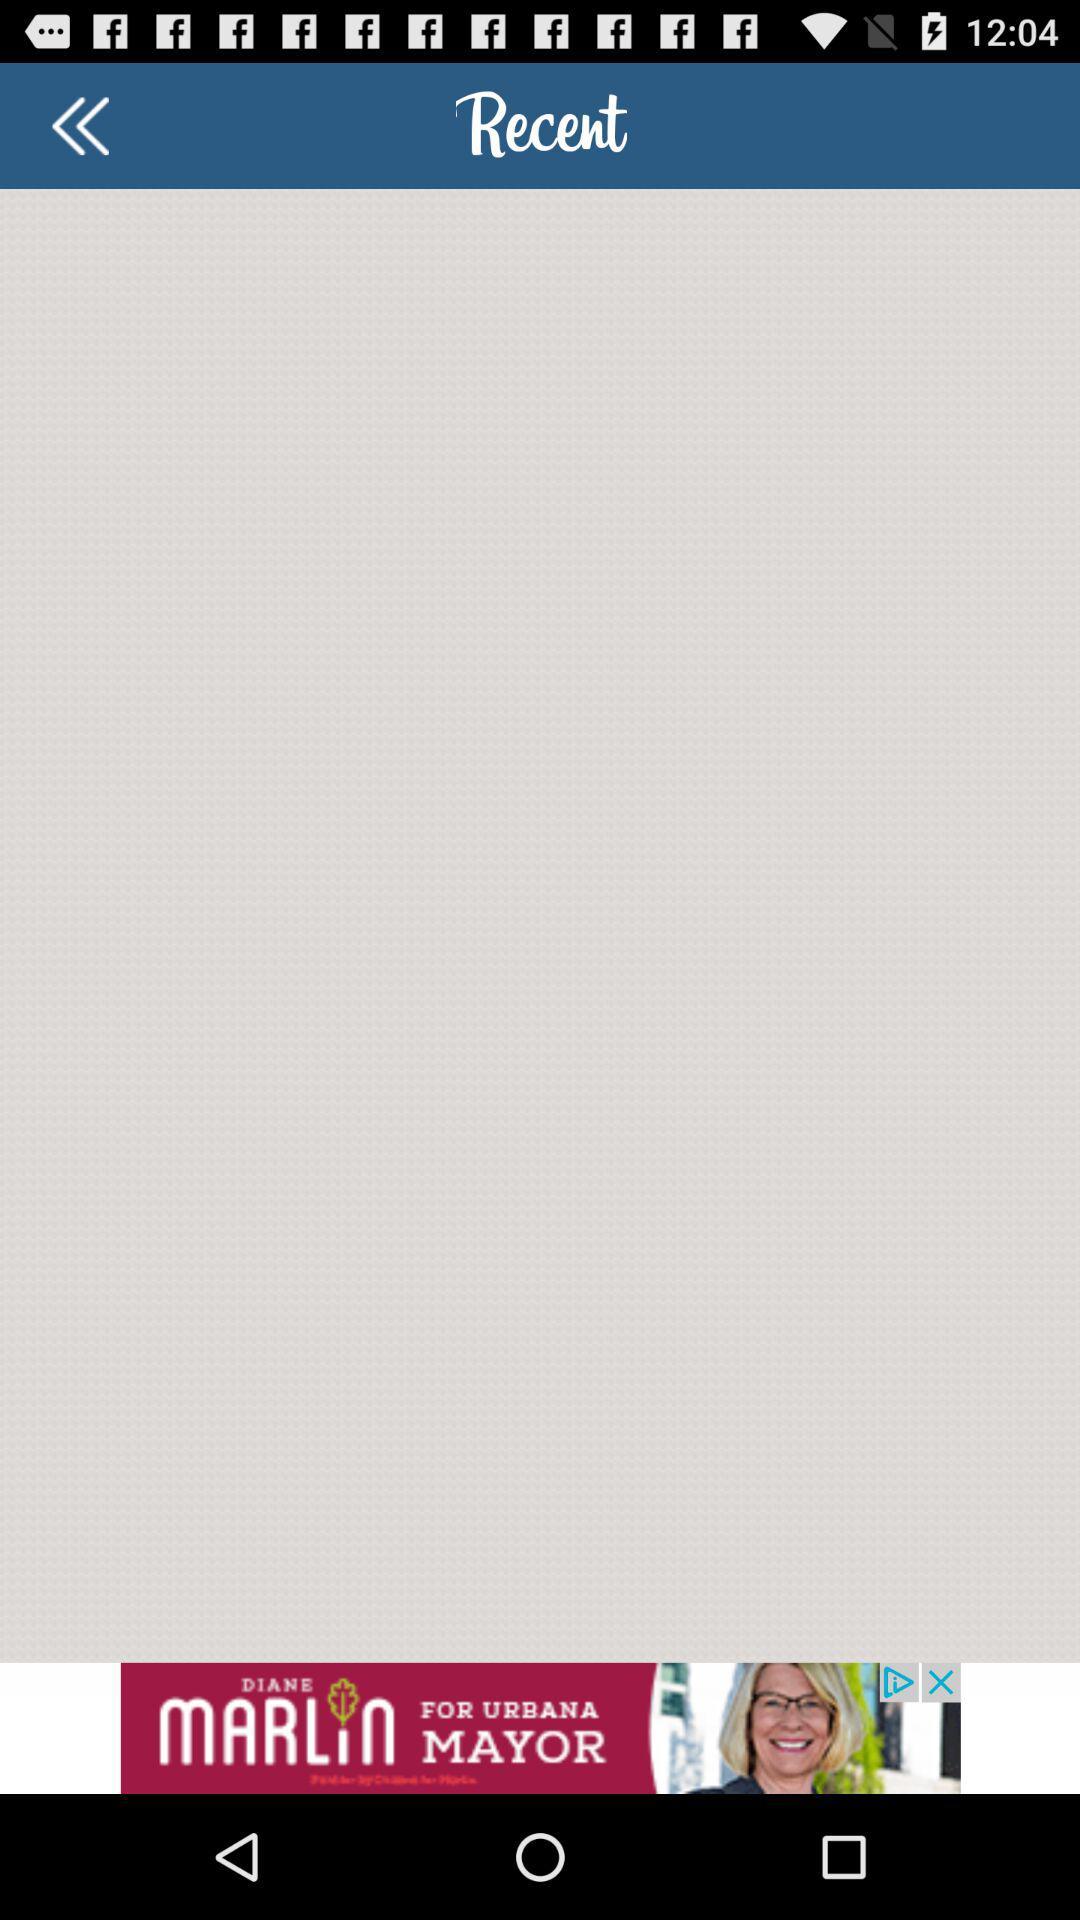 The width and height of the screenshot is (1080, 1920). Describe the element at coordinates (79, 124) in the screenshot. I see `downloader for instagram photo video saver` at that location.